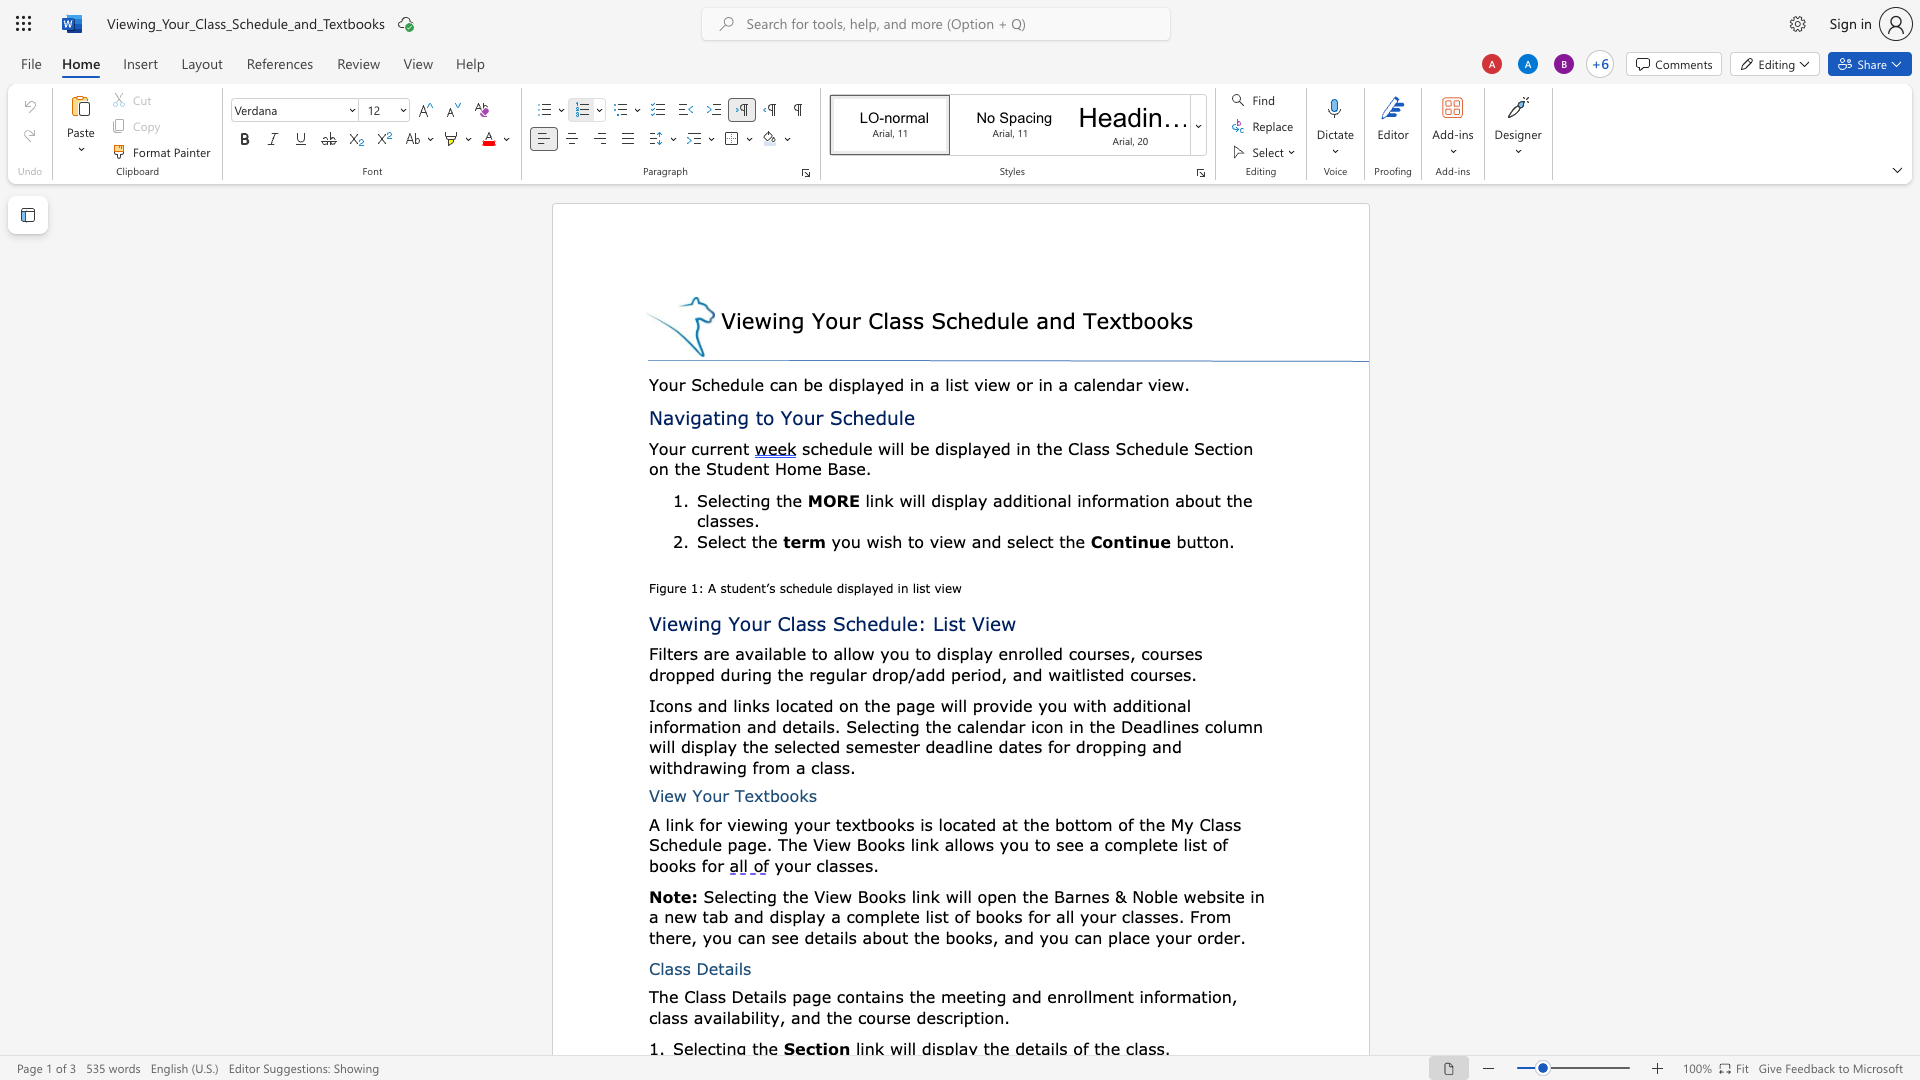 The image size is (1920, 1080). What do you see at coordinates (806, 622) in the screenshot?
I see `the space between the continuous character "a" and "s" in the text` at bounding box center [806, 622].